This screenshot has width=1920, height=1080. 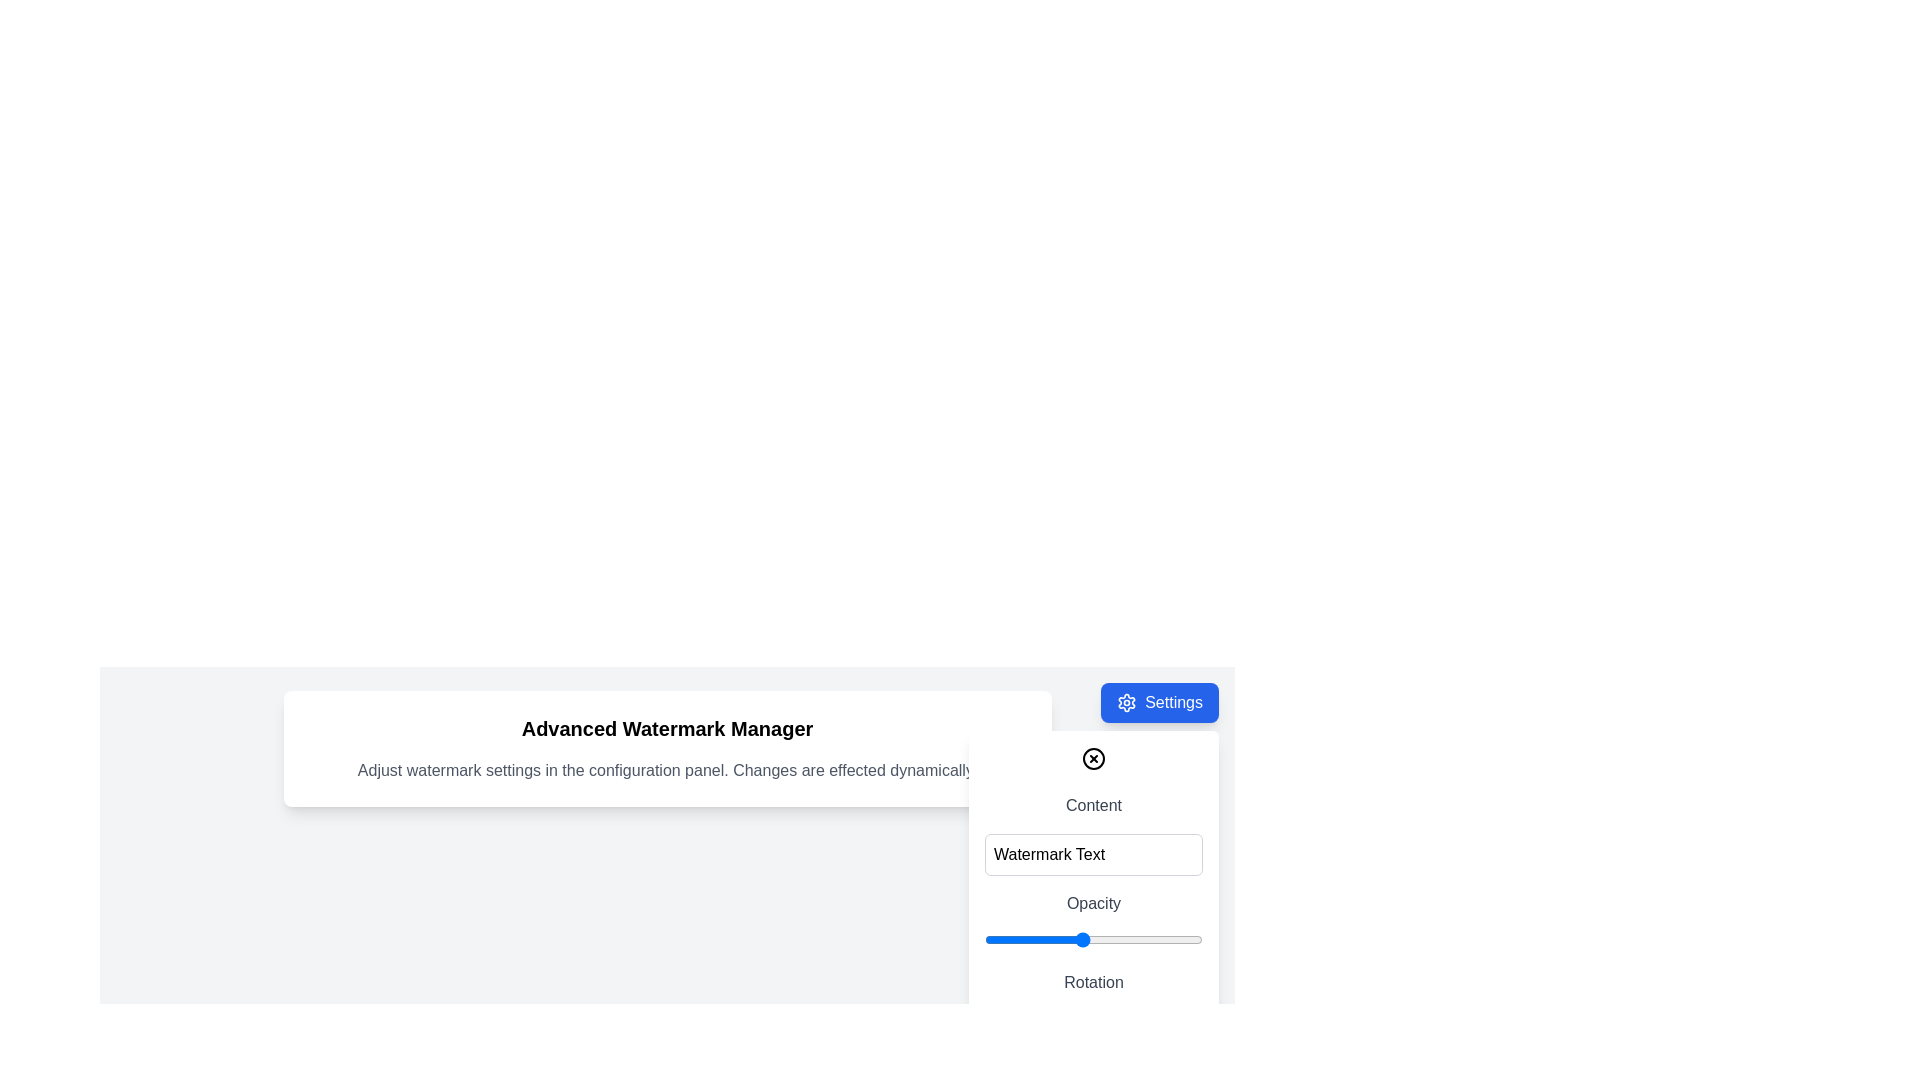 I want to click on rotation angle, so click(x=1152, y=1018).